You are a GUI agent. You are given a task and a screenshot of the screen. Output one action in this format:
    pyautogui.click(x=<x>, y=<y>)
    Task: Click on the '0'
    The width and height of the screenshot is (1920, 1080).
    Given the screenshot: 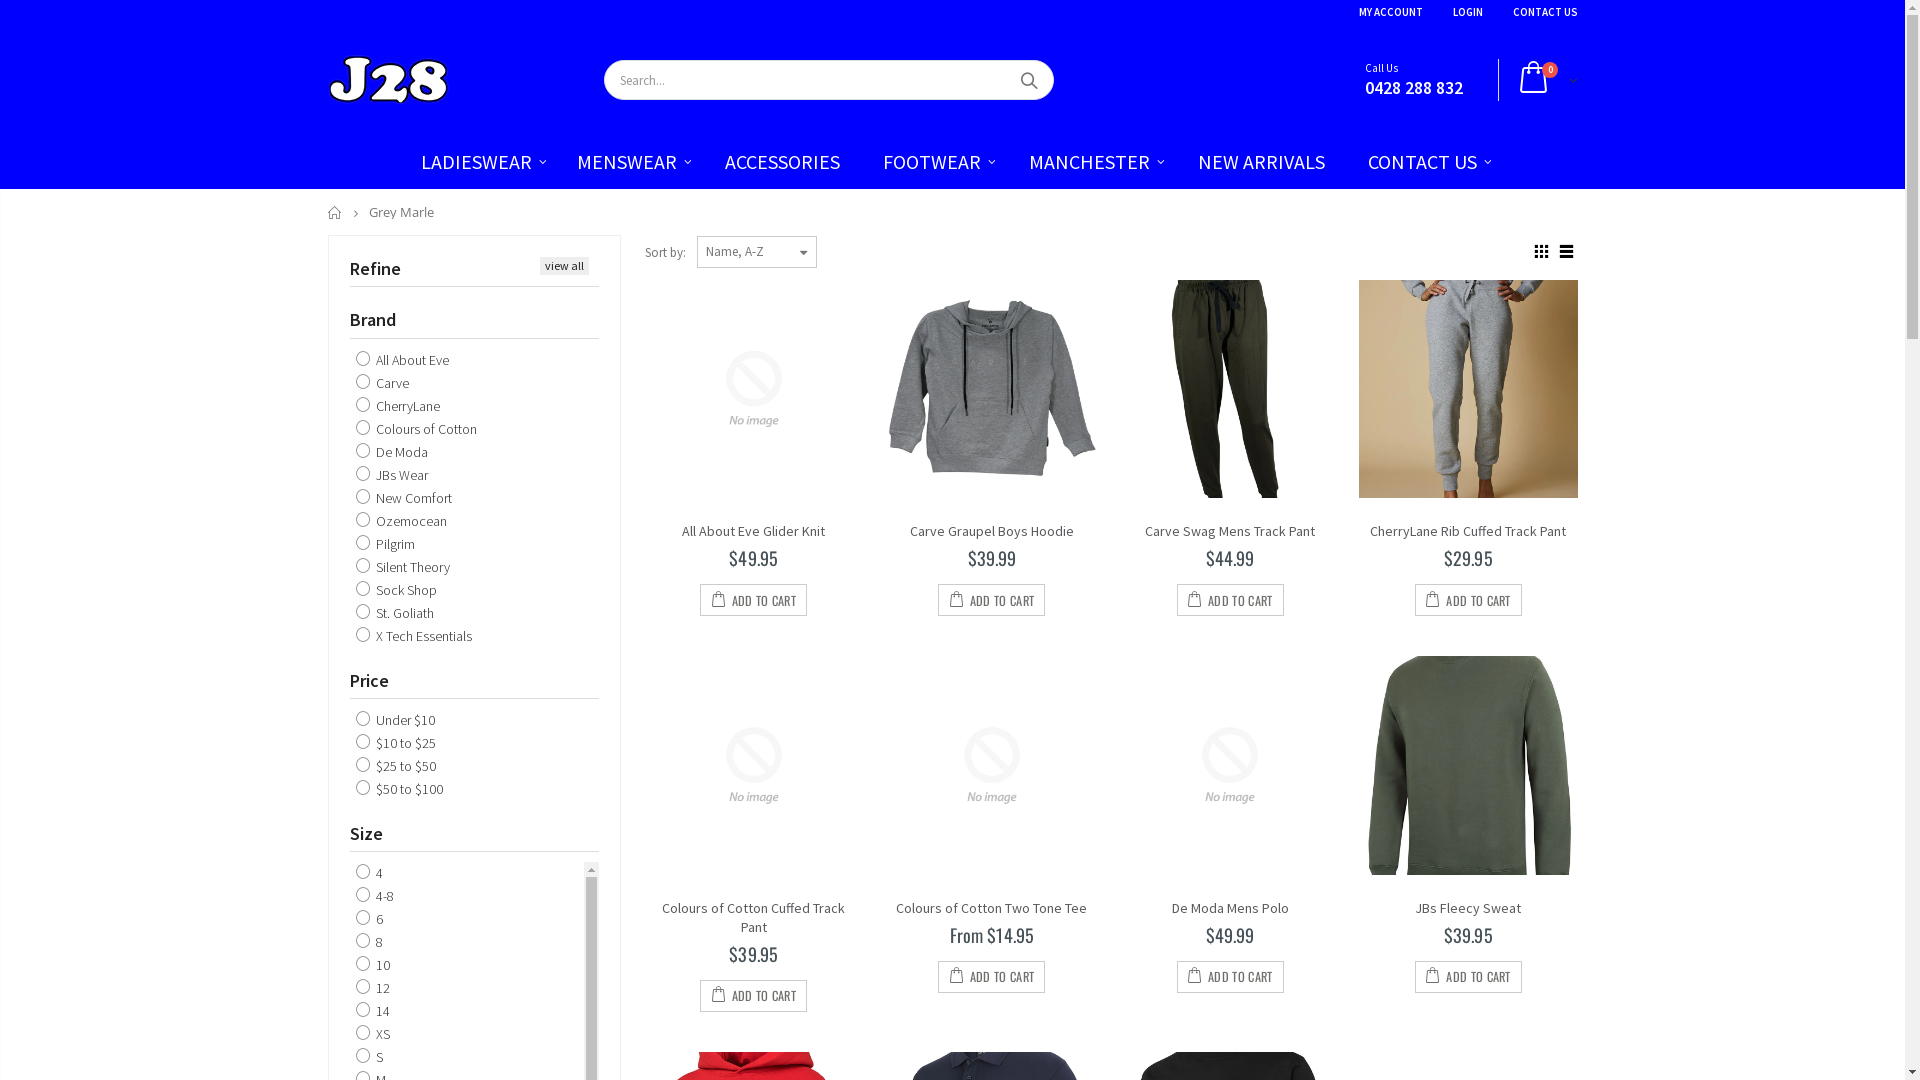 What is the action you would take?
    pyautogui.click(x=1541, y=79)
    